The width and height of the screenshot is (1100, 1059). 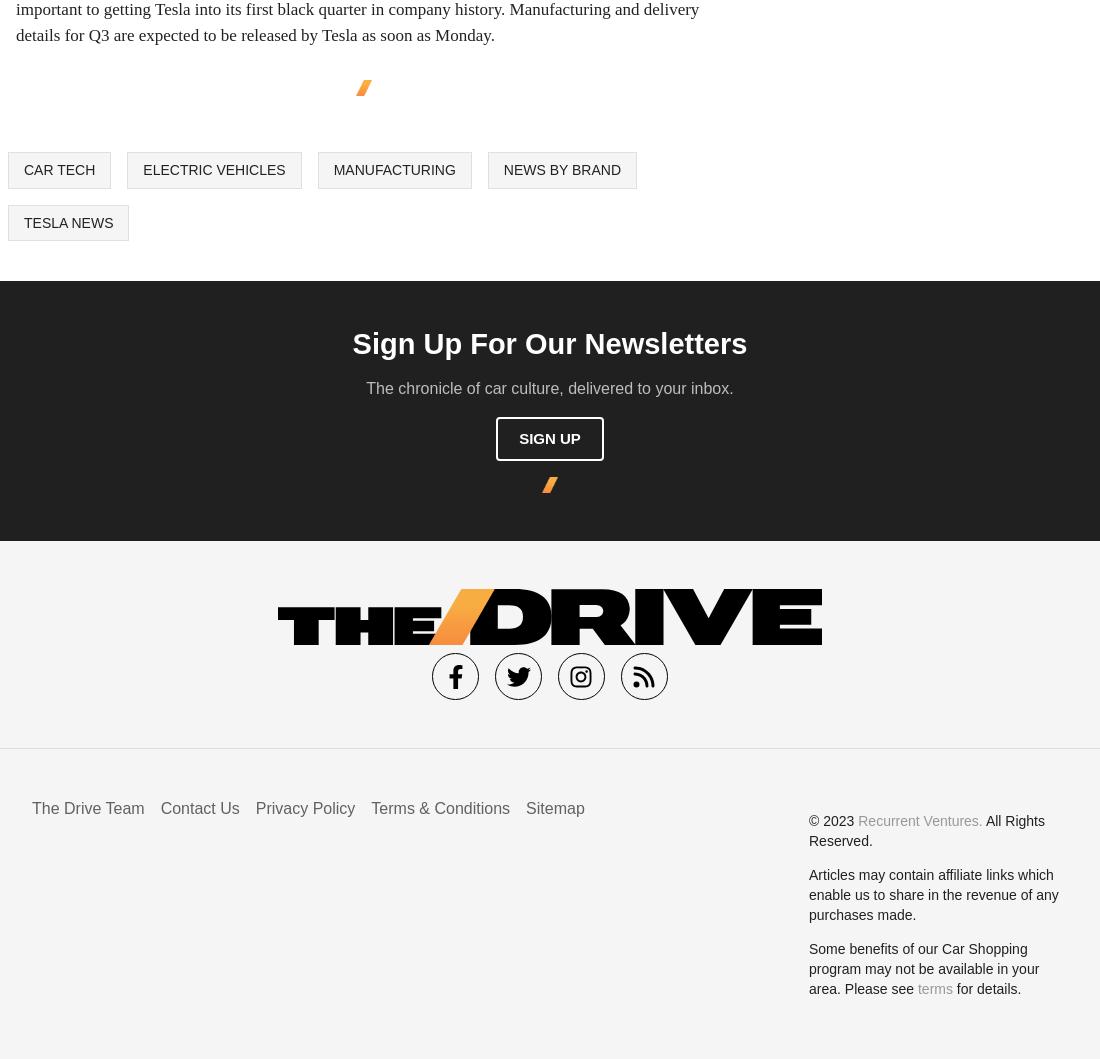 What do you see at coordinates (88, 806) in the screenshot?
I see `'The Drive Team'` at bounding box center [88, 806].